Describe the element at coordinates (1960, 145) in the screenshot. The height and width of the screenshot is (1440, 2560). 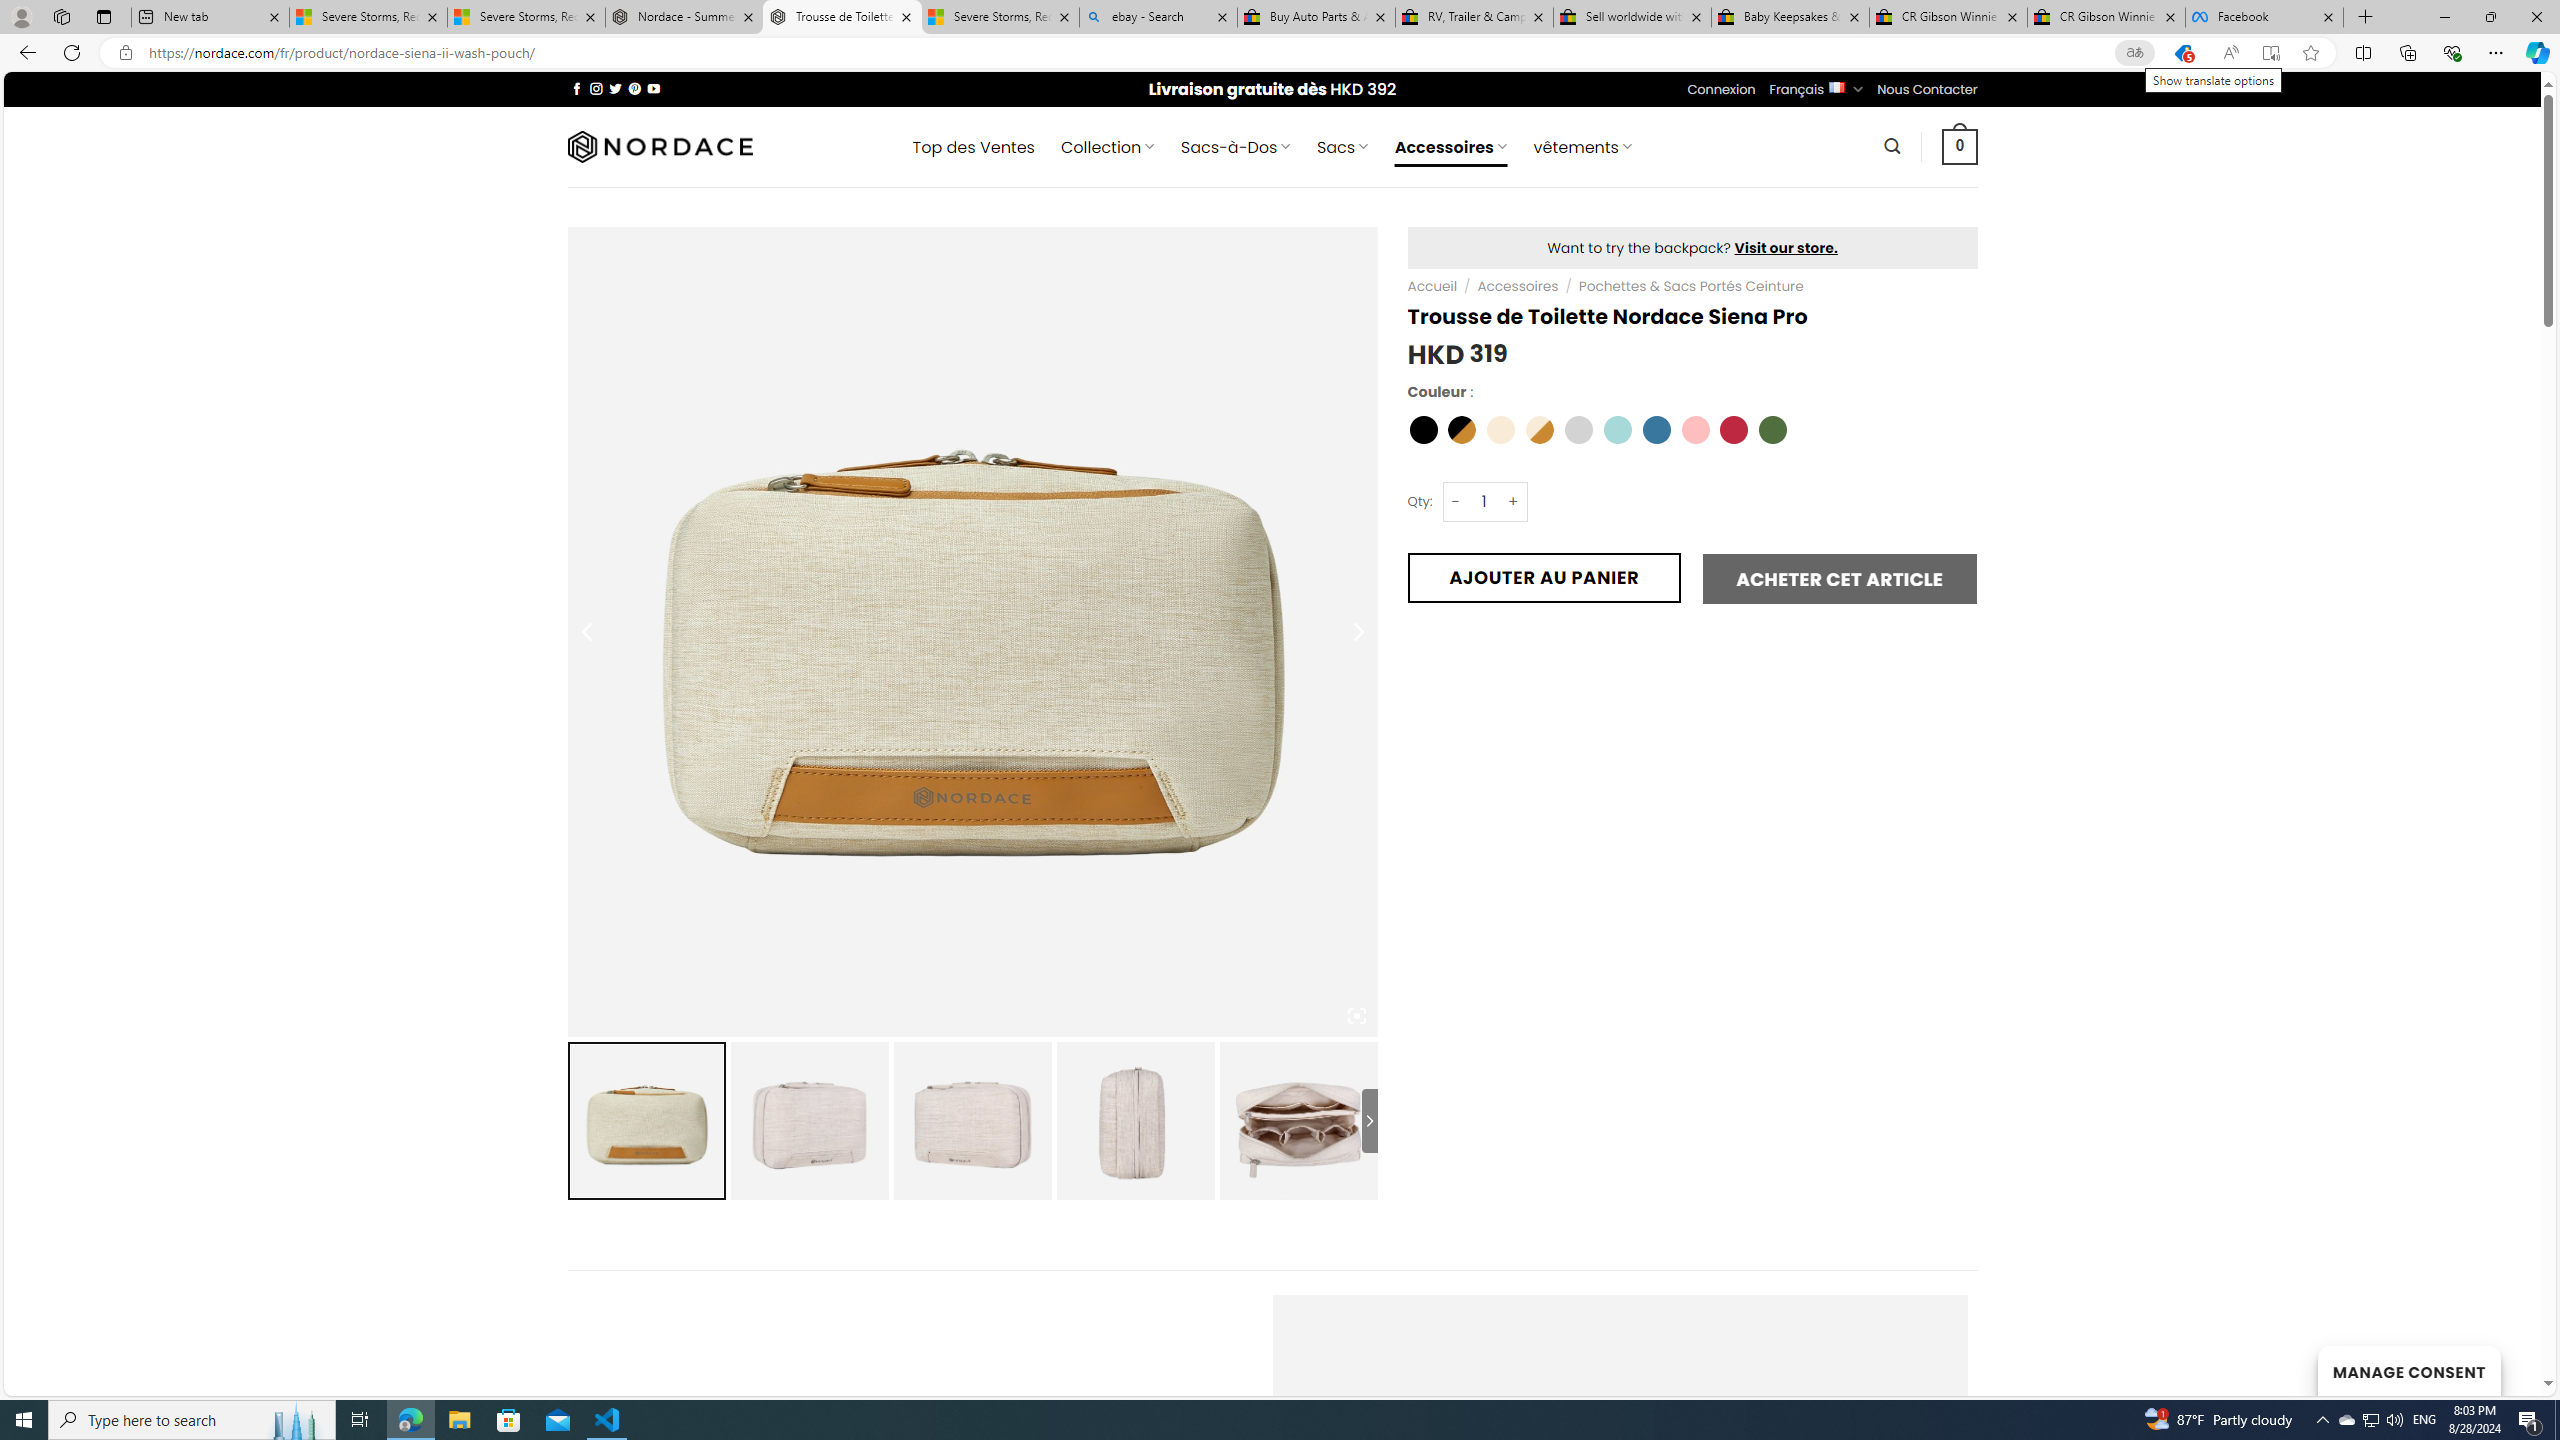
I see `'  0  '` at that location.